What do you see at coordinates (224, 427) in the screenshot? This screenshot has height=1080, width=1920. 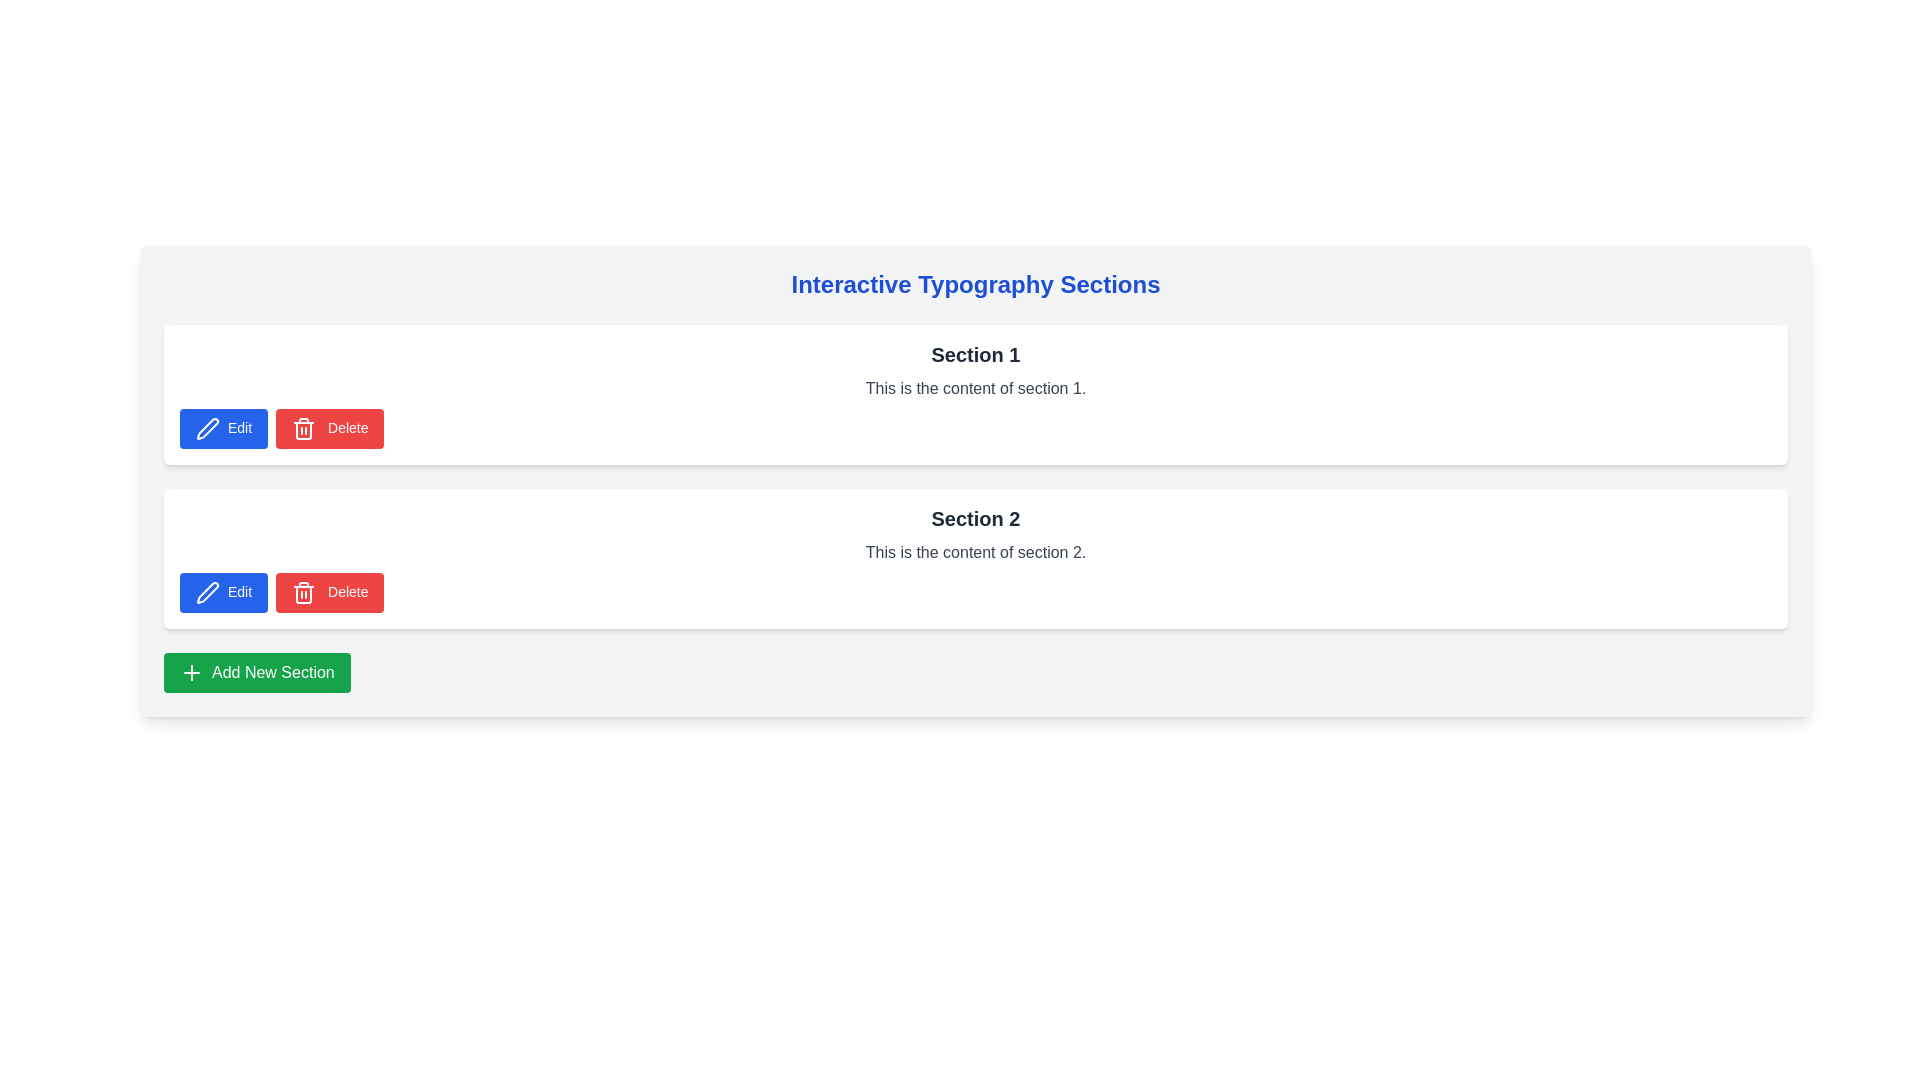 I see `the first button in the row under 'Interactive Typography Sections' to observe its hover effect` at bounding box center [224, 427].